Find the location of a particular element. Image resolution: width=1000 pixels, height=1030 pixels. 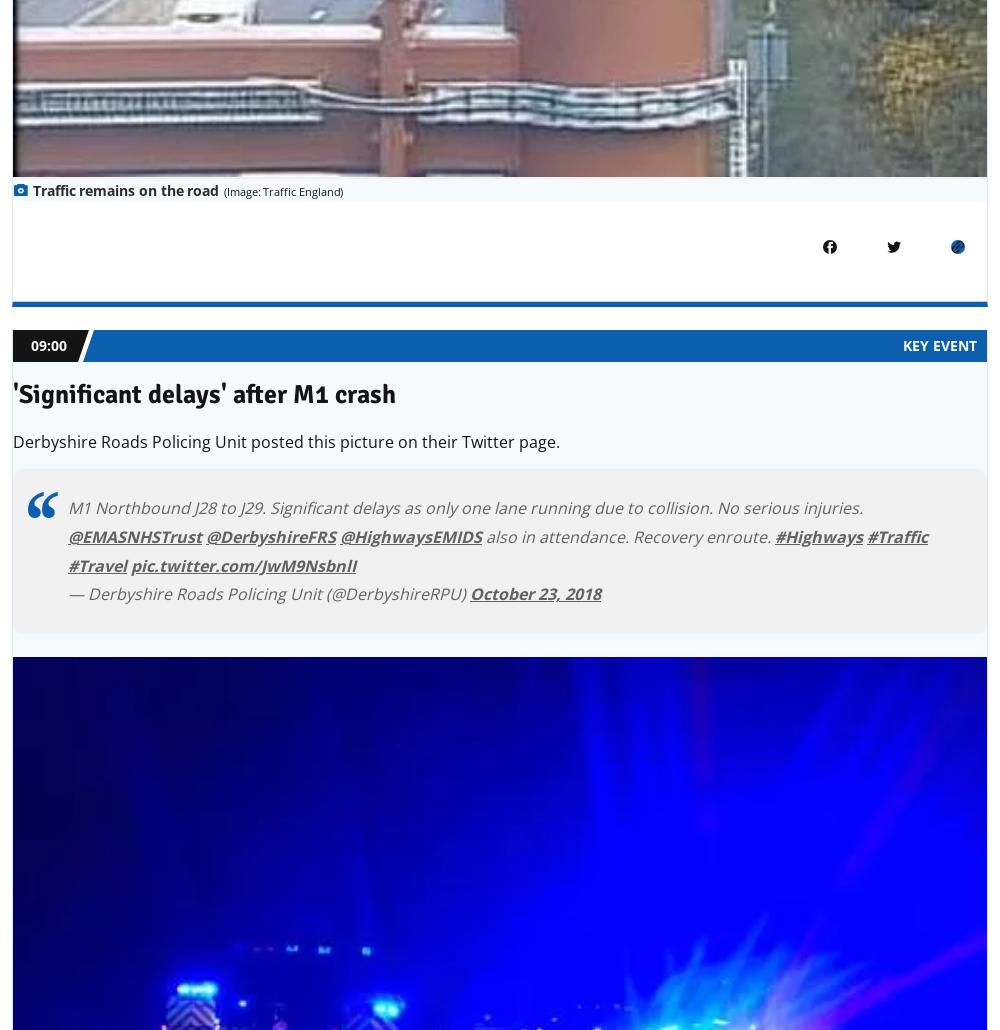

''Significant delays' after M1 crash' is located at coordinates (203, 395).